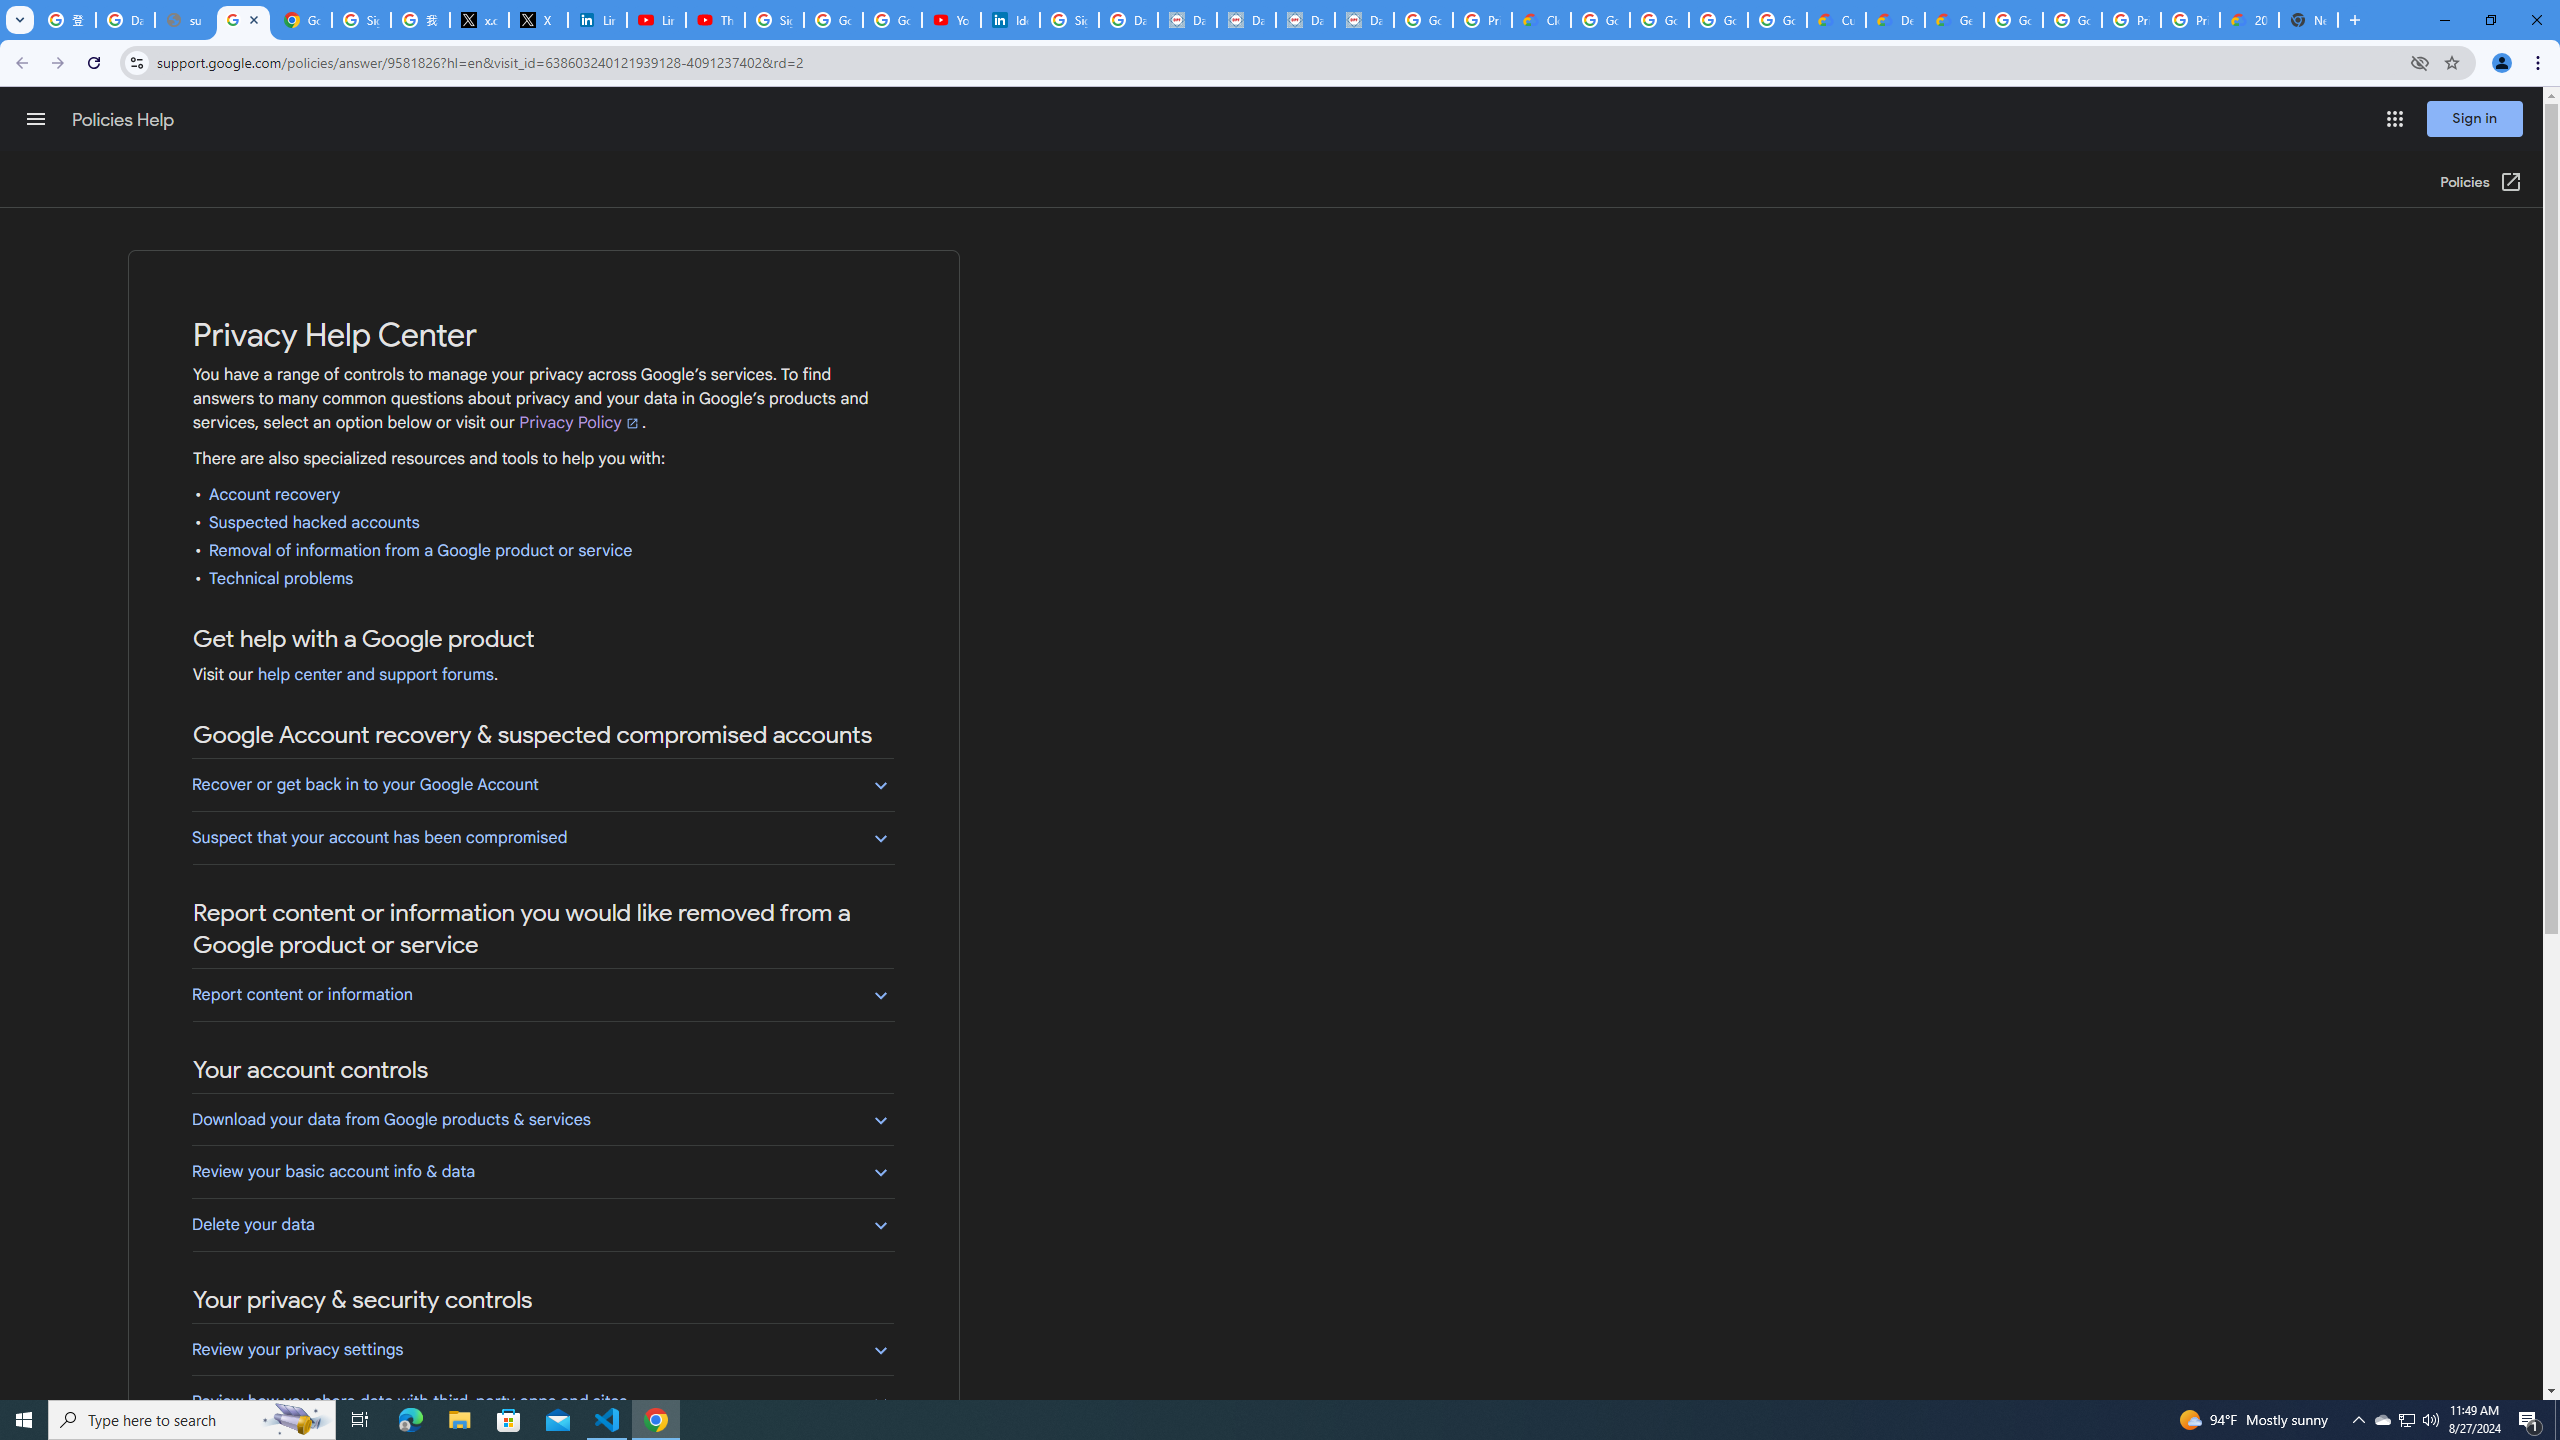  Describe the element at coordinates (595, 19) in the screenshot. I see `'LinkedIn Privacy Policy'` at that location.